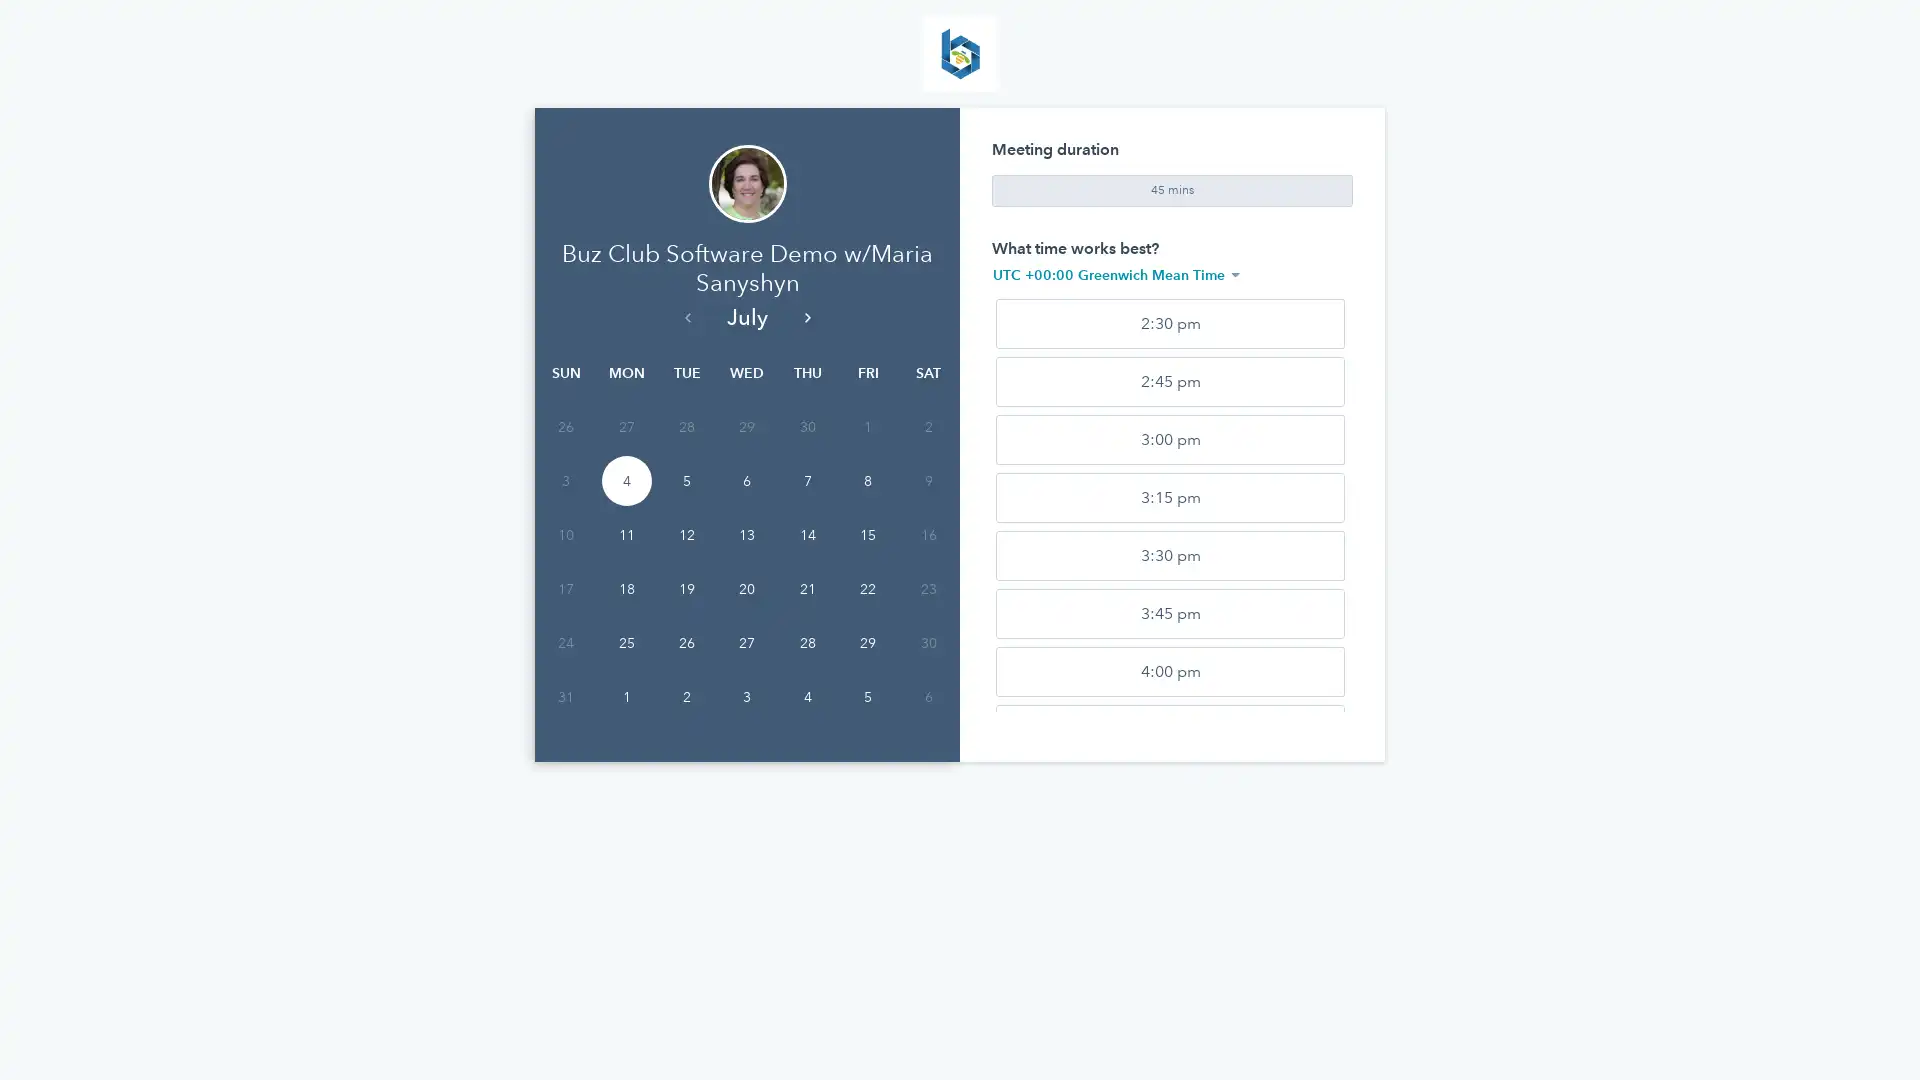 The image size is (1920, 1080). What do you see at coordinates (746, 588) in the screenshot?
I see `July 20th` at bounding box center [746, 588].